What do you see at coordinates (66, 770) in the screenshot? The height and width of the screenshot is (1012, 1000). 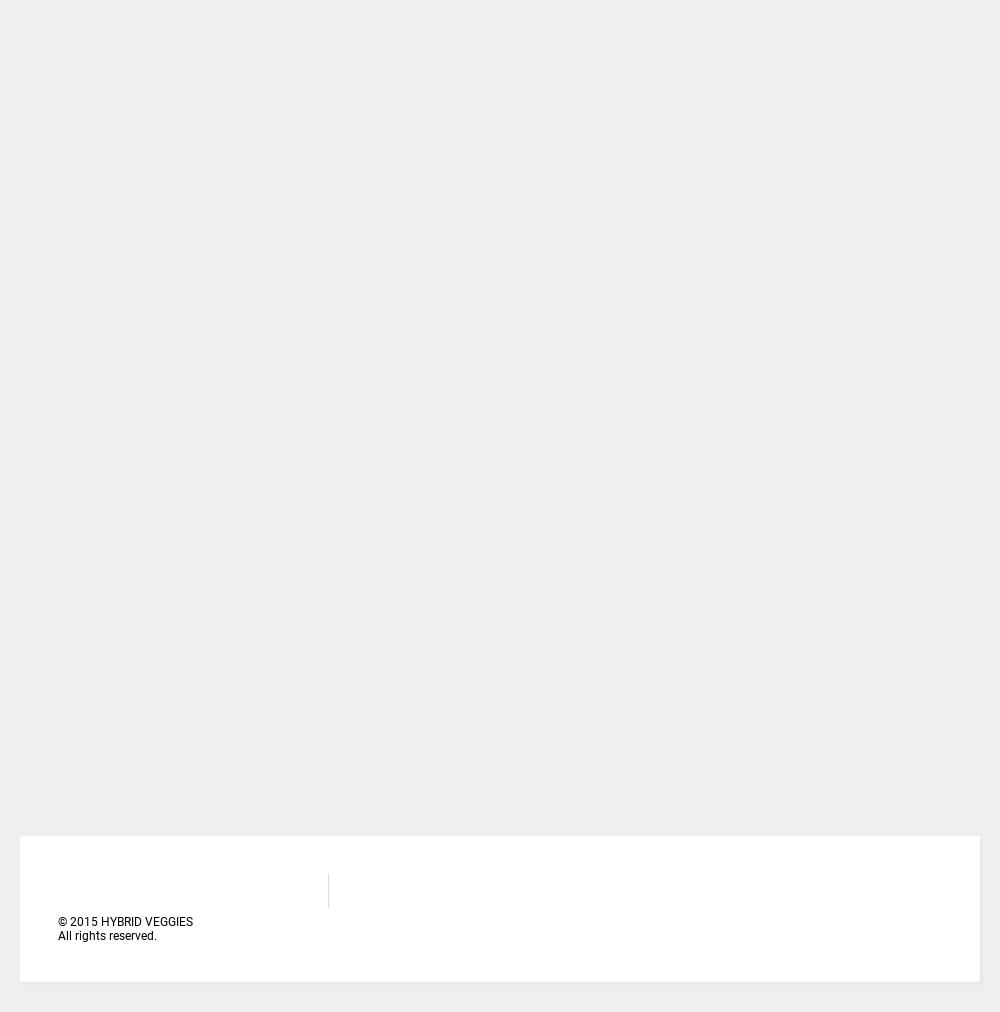 I see `'Talabi Olufolajimi'` at bounding box center [66, 770].